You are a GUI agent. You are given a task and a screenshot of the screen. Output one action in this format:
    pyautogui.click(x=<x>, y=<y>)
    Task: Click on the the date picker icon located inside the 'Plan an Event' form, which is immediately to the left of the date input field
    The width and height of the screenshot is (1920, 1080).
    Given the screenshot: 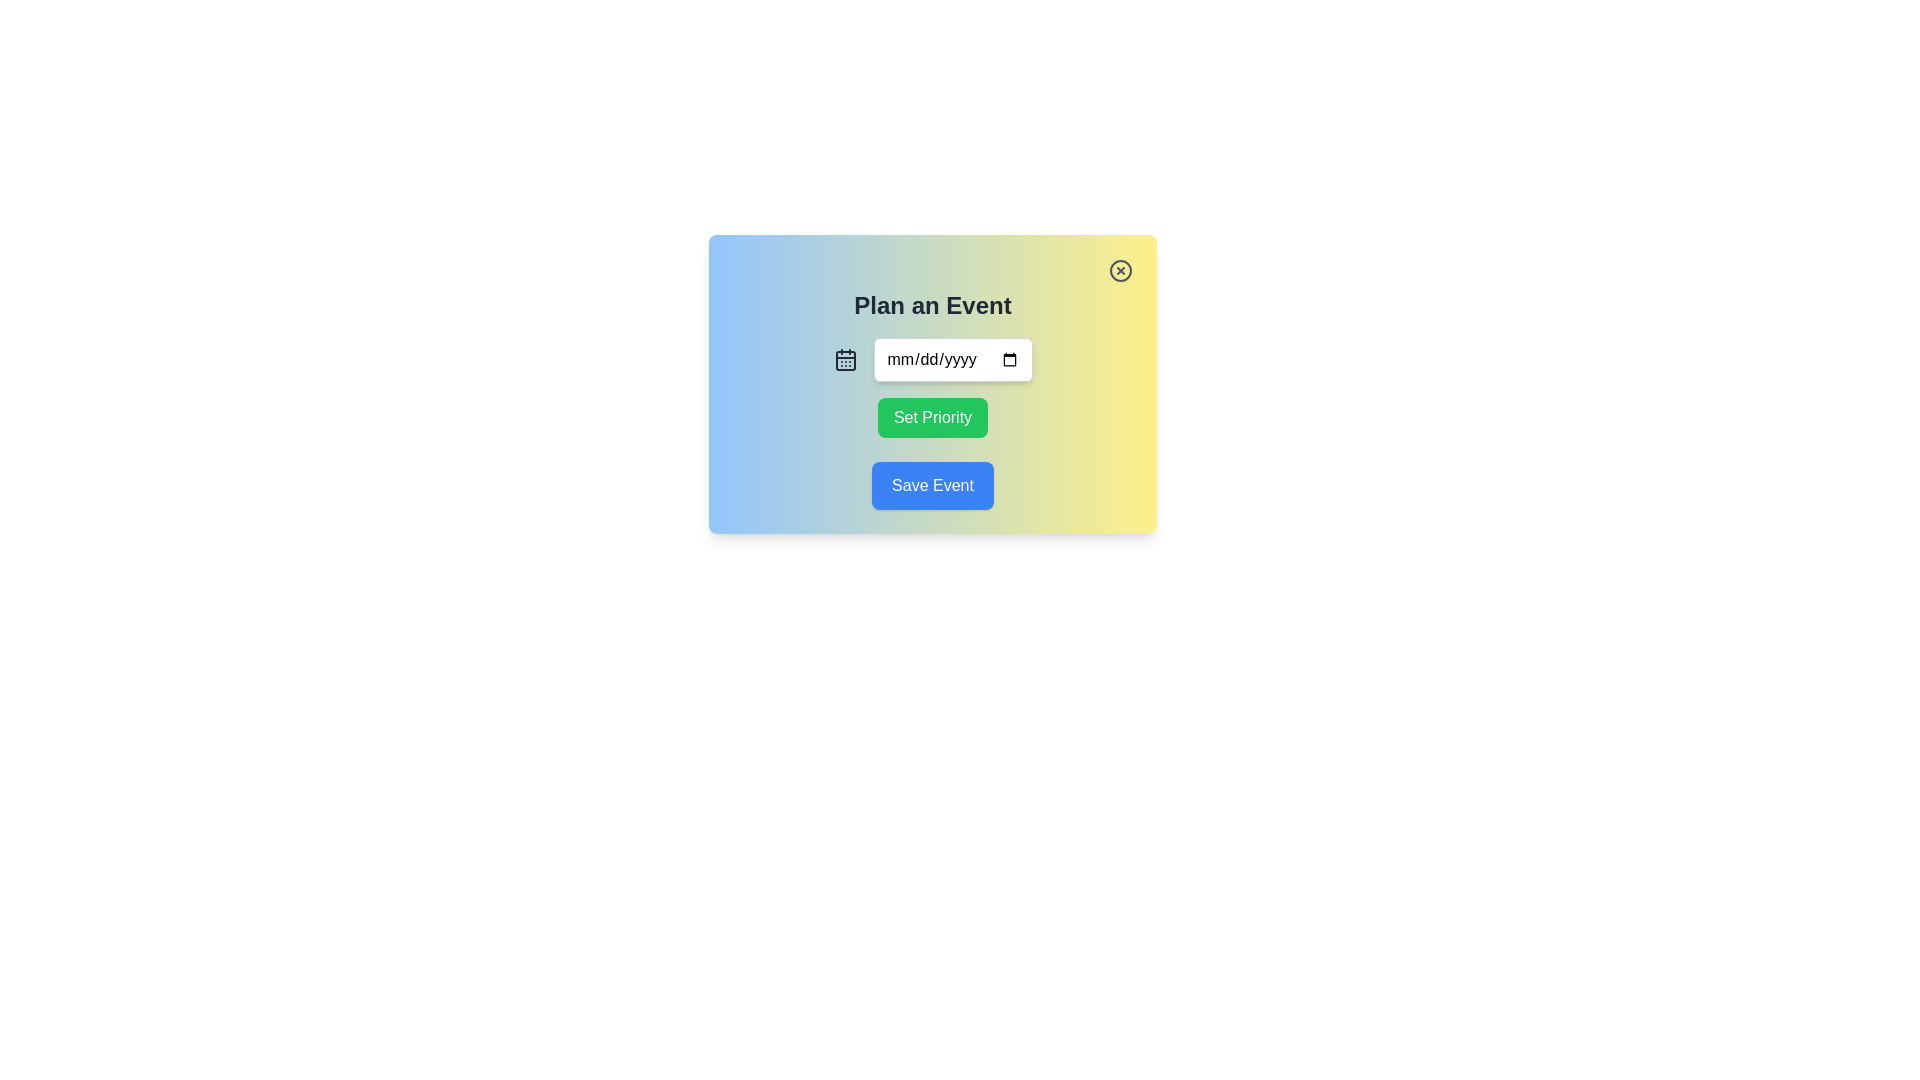 What is the action you would take?
    pyautogui.click(x=845, y=358)
    